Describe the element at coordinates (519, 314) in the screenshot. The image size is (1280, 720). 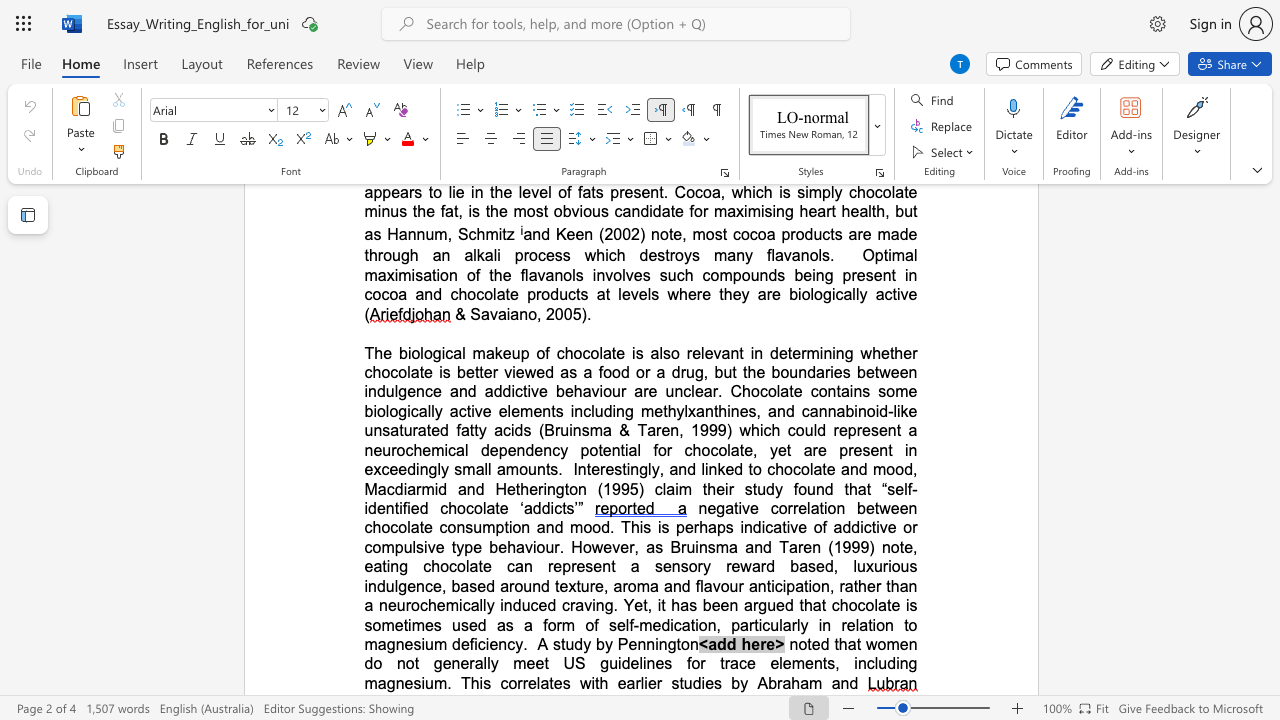
I see `the space between the continuous character "a" and "n" in the text` at that location.